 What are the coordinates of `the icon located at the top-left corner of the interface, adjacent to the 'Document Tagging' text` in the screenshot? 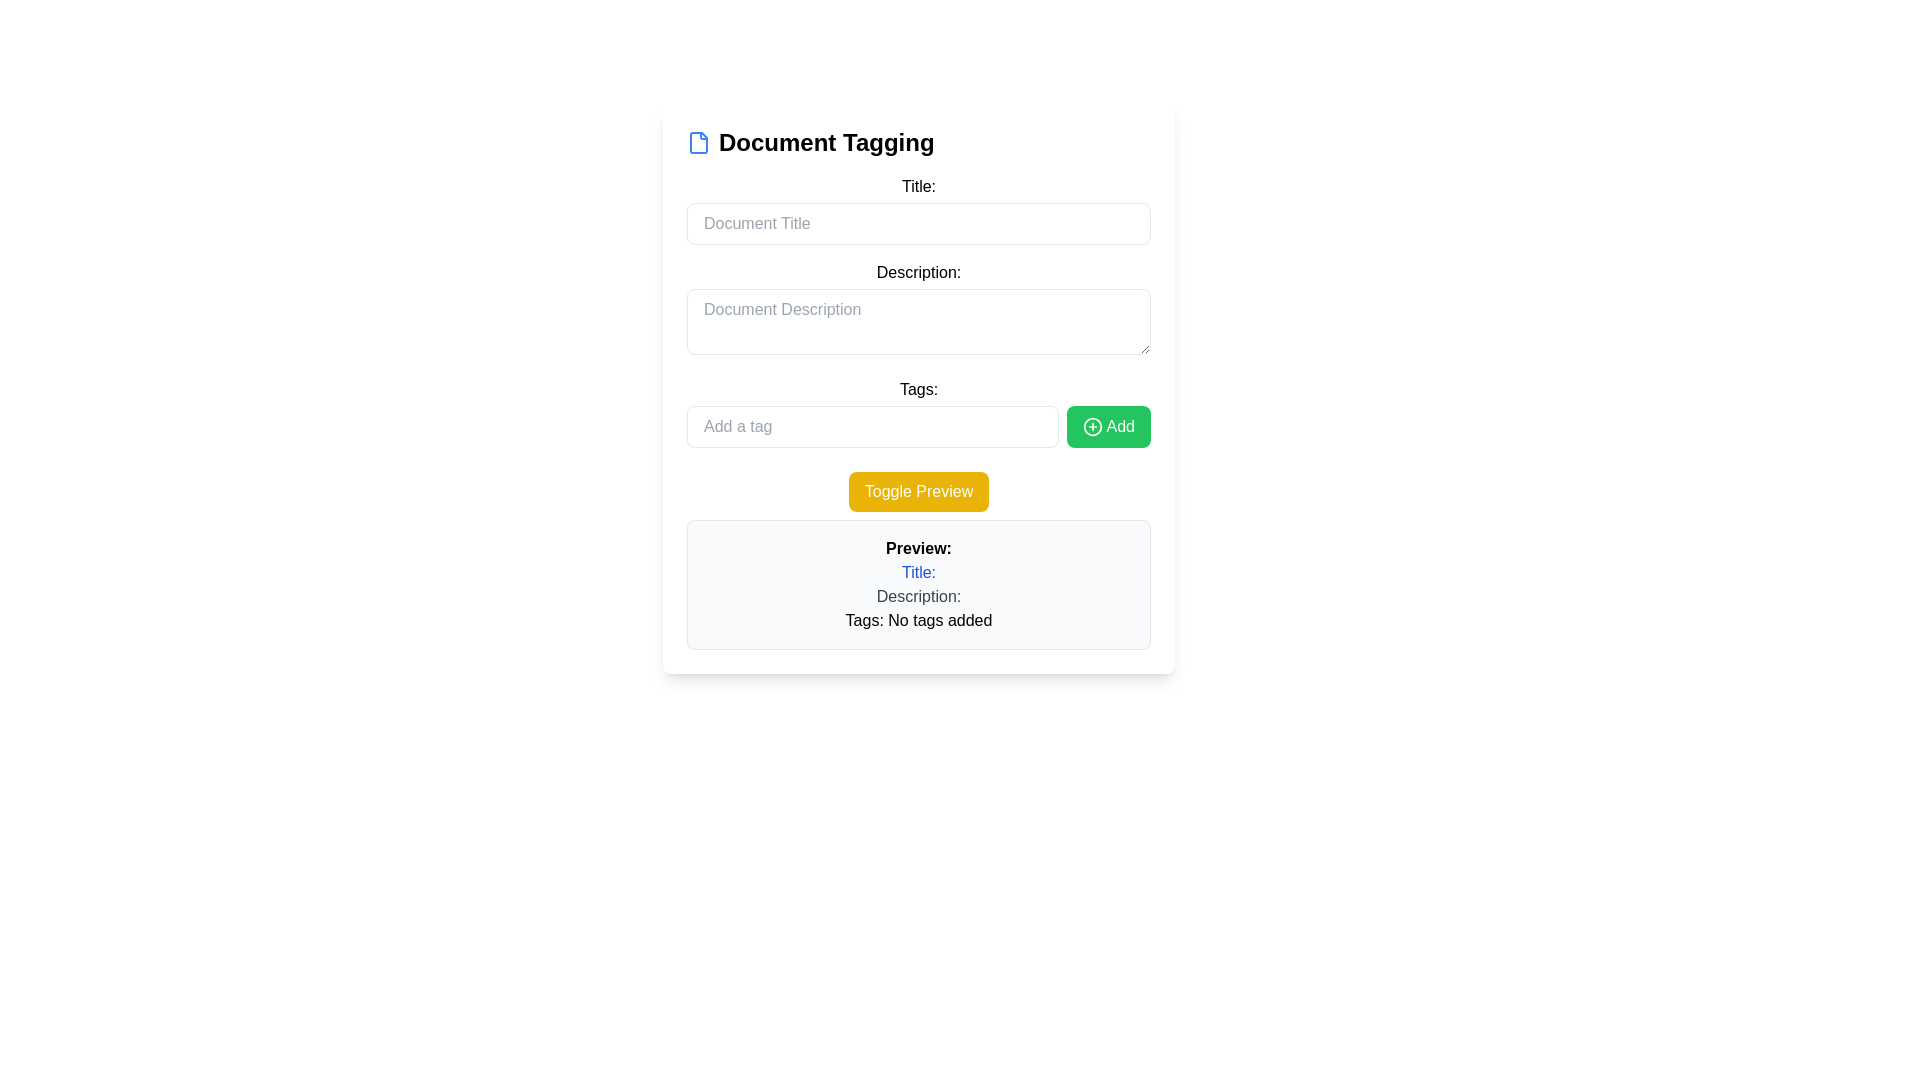 It's located at (699, 141).